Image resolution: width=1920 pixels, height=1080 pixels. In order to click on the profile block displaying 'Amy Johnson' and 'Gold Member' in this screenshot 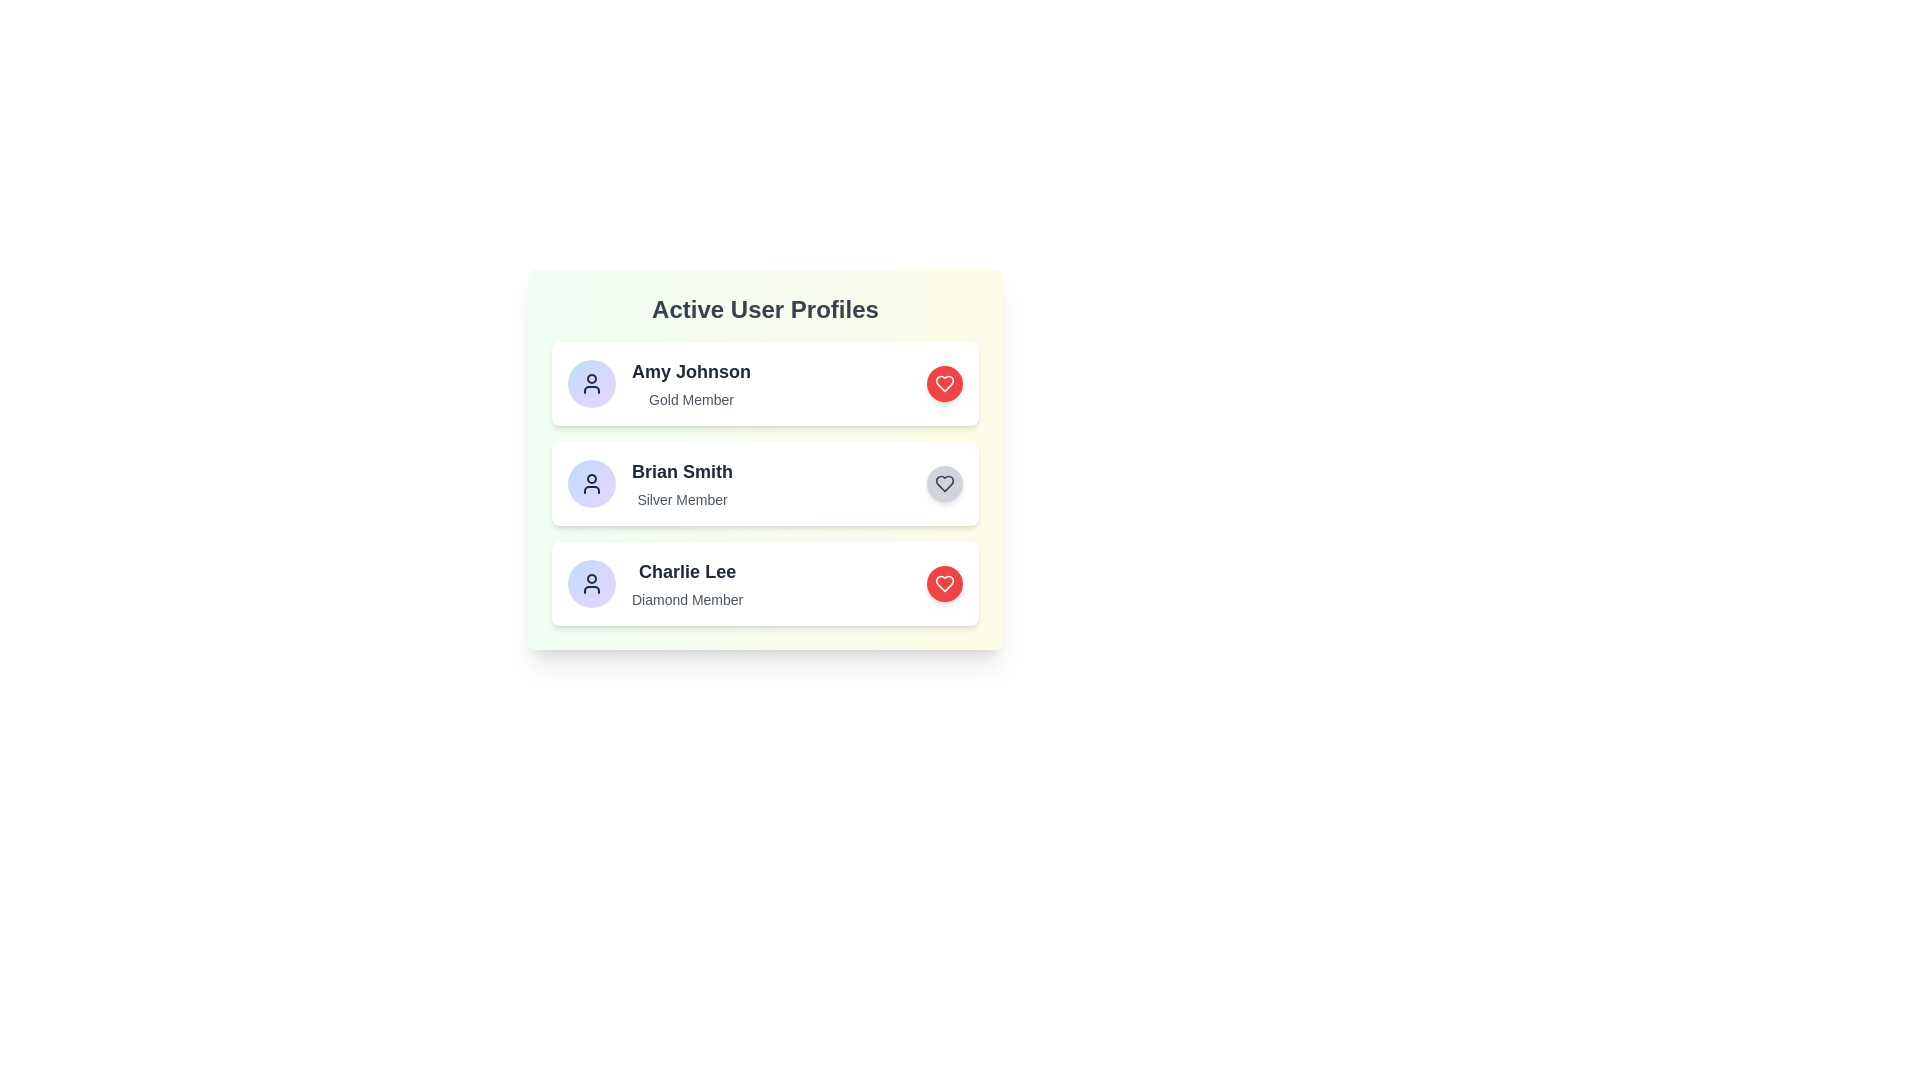, I will do `click(659, 384)`.